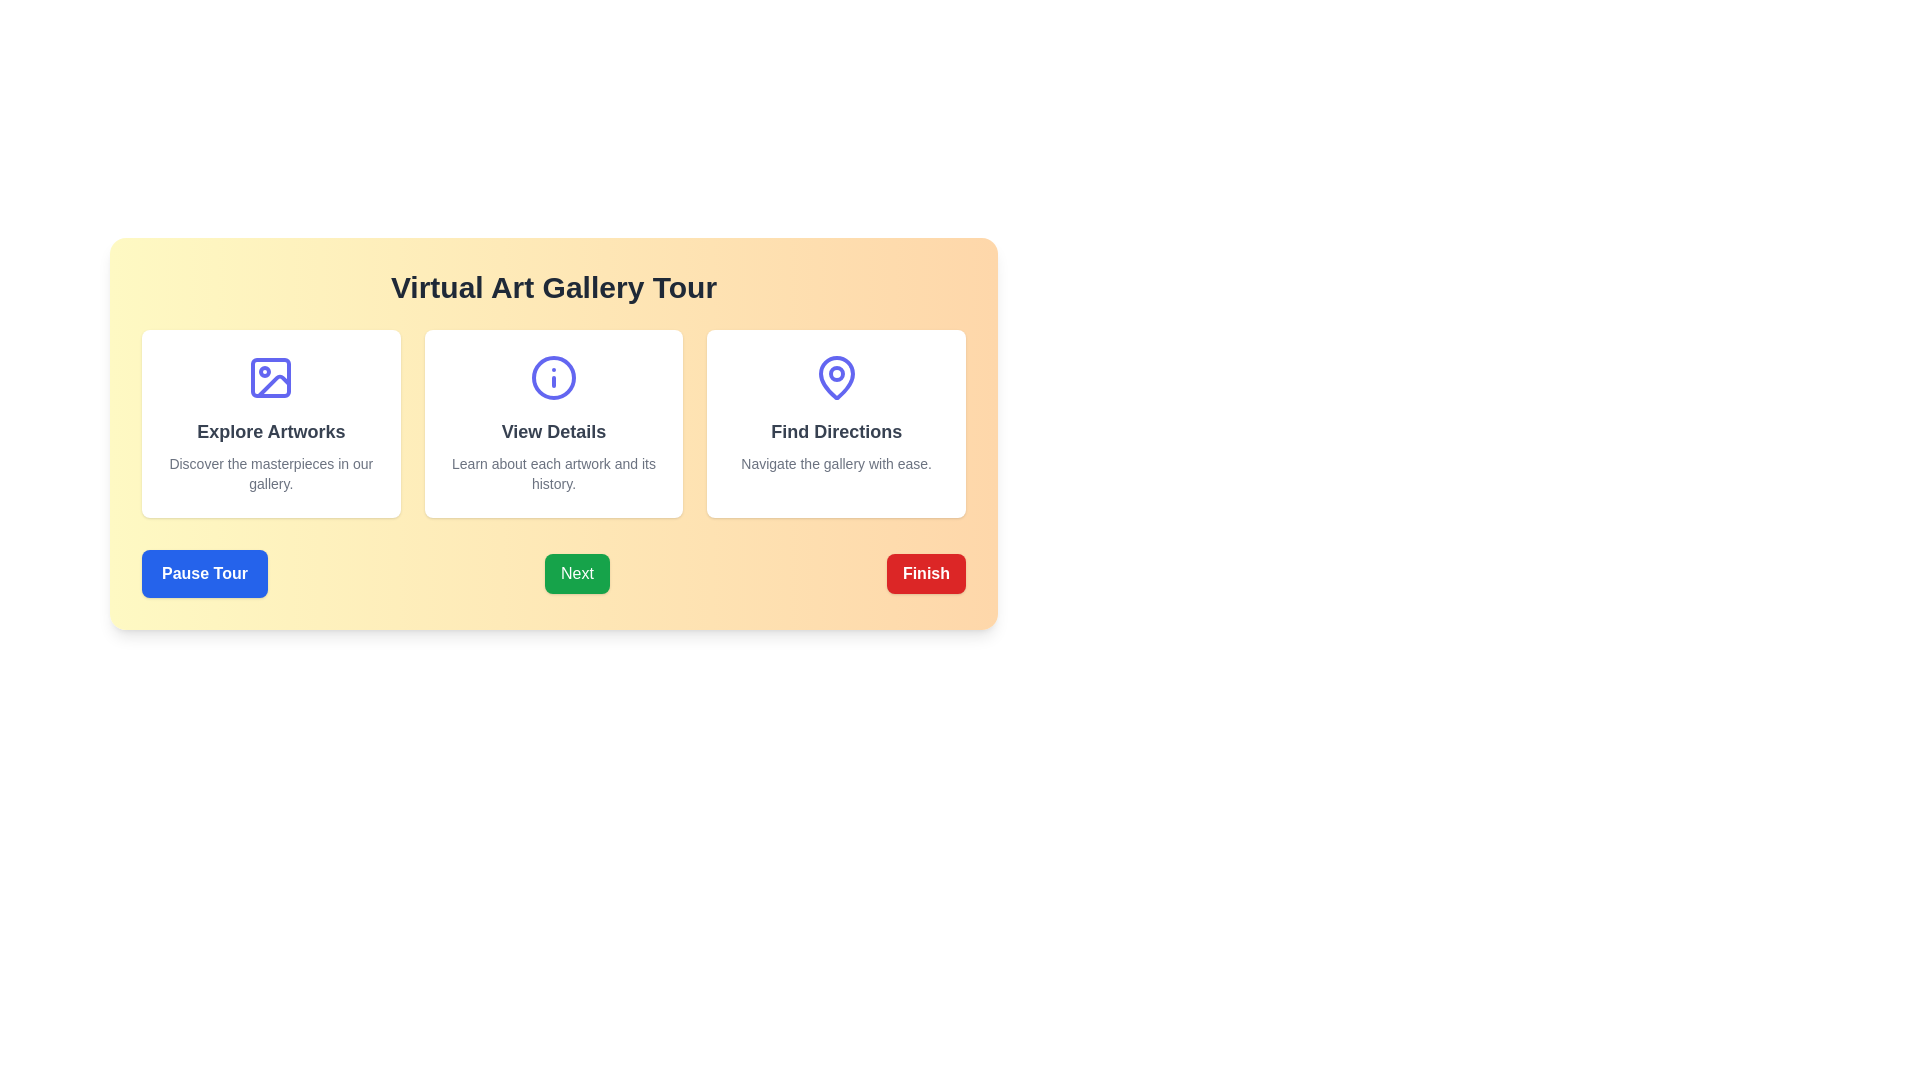 The image size is (1920, 1080). What do you see at coordinates (553, 474) in the screenshot?
I see `the descriptive text located at the bottom of the central card, which provides additional context related to the 'View Details' action` at bounding box center [553, 474].